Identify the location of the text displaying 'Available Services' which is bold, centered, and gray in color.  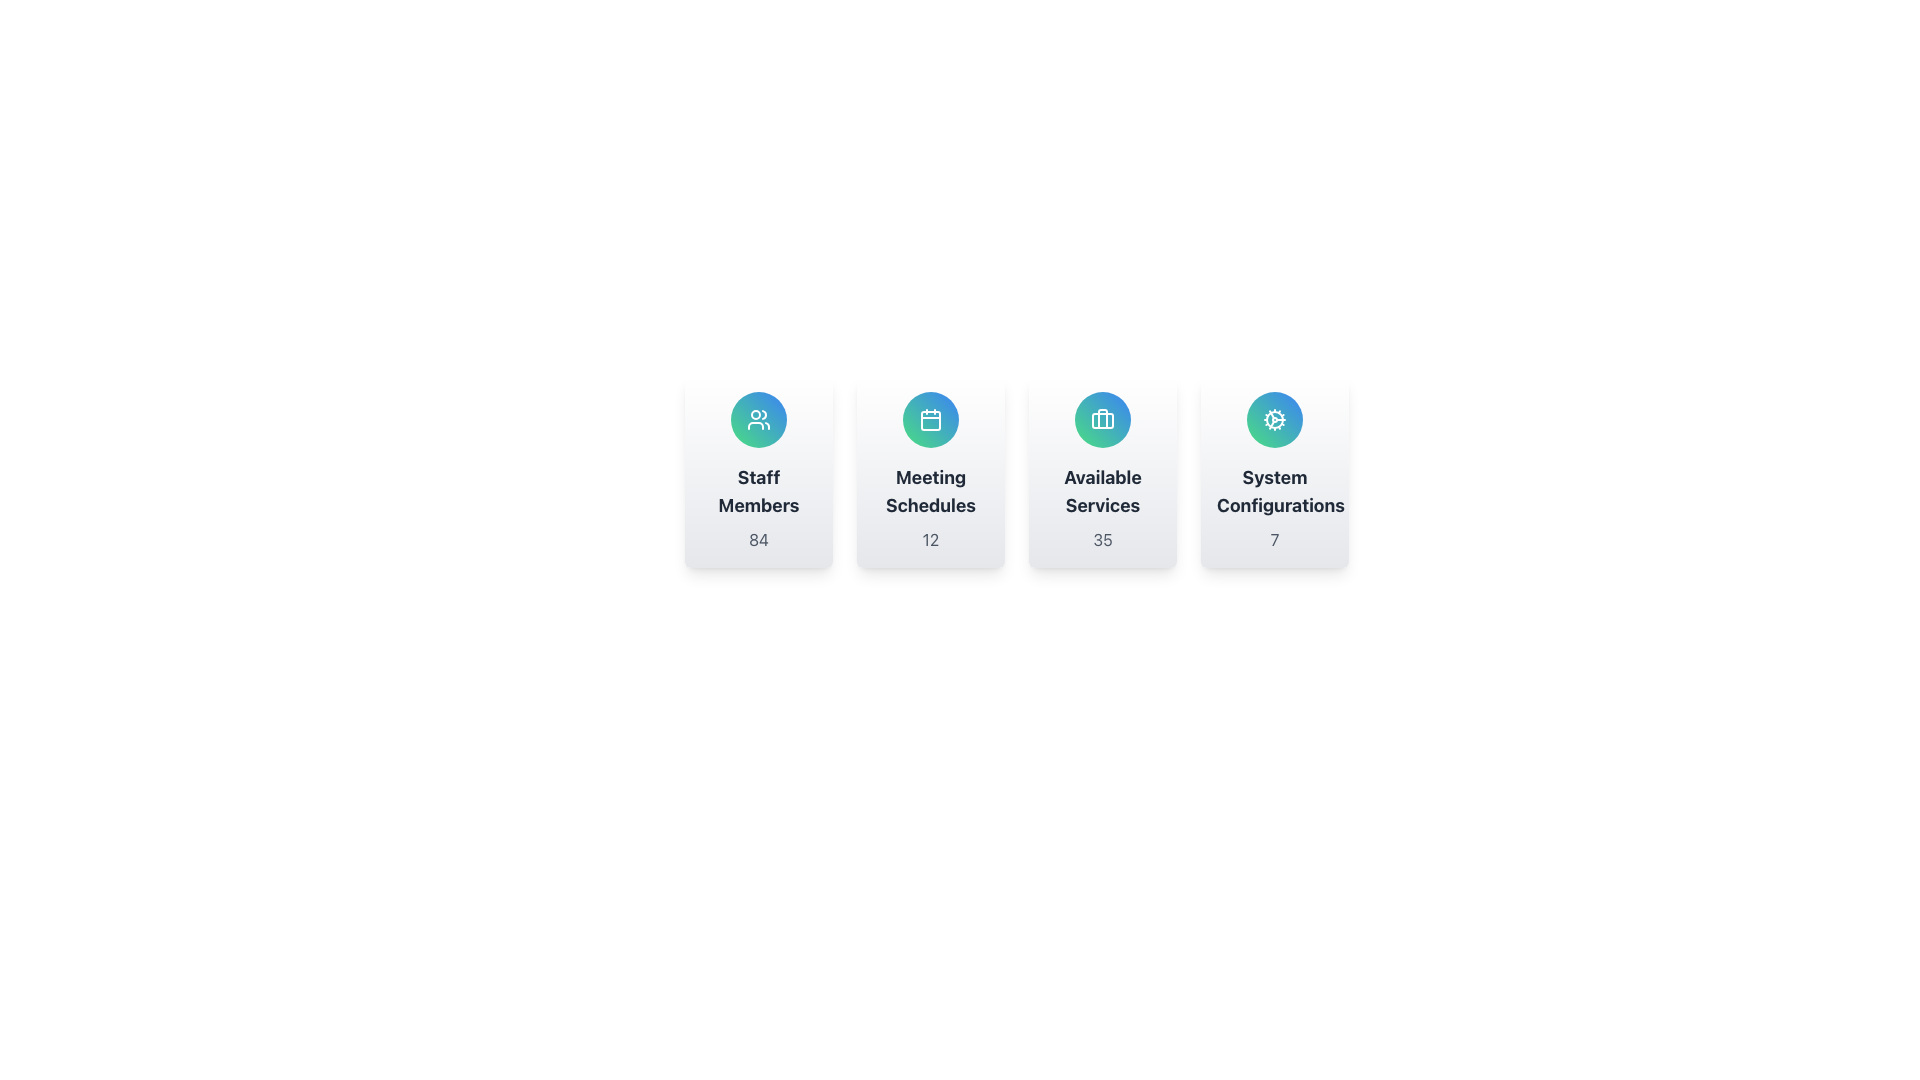
(1102, 492).